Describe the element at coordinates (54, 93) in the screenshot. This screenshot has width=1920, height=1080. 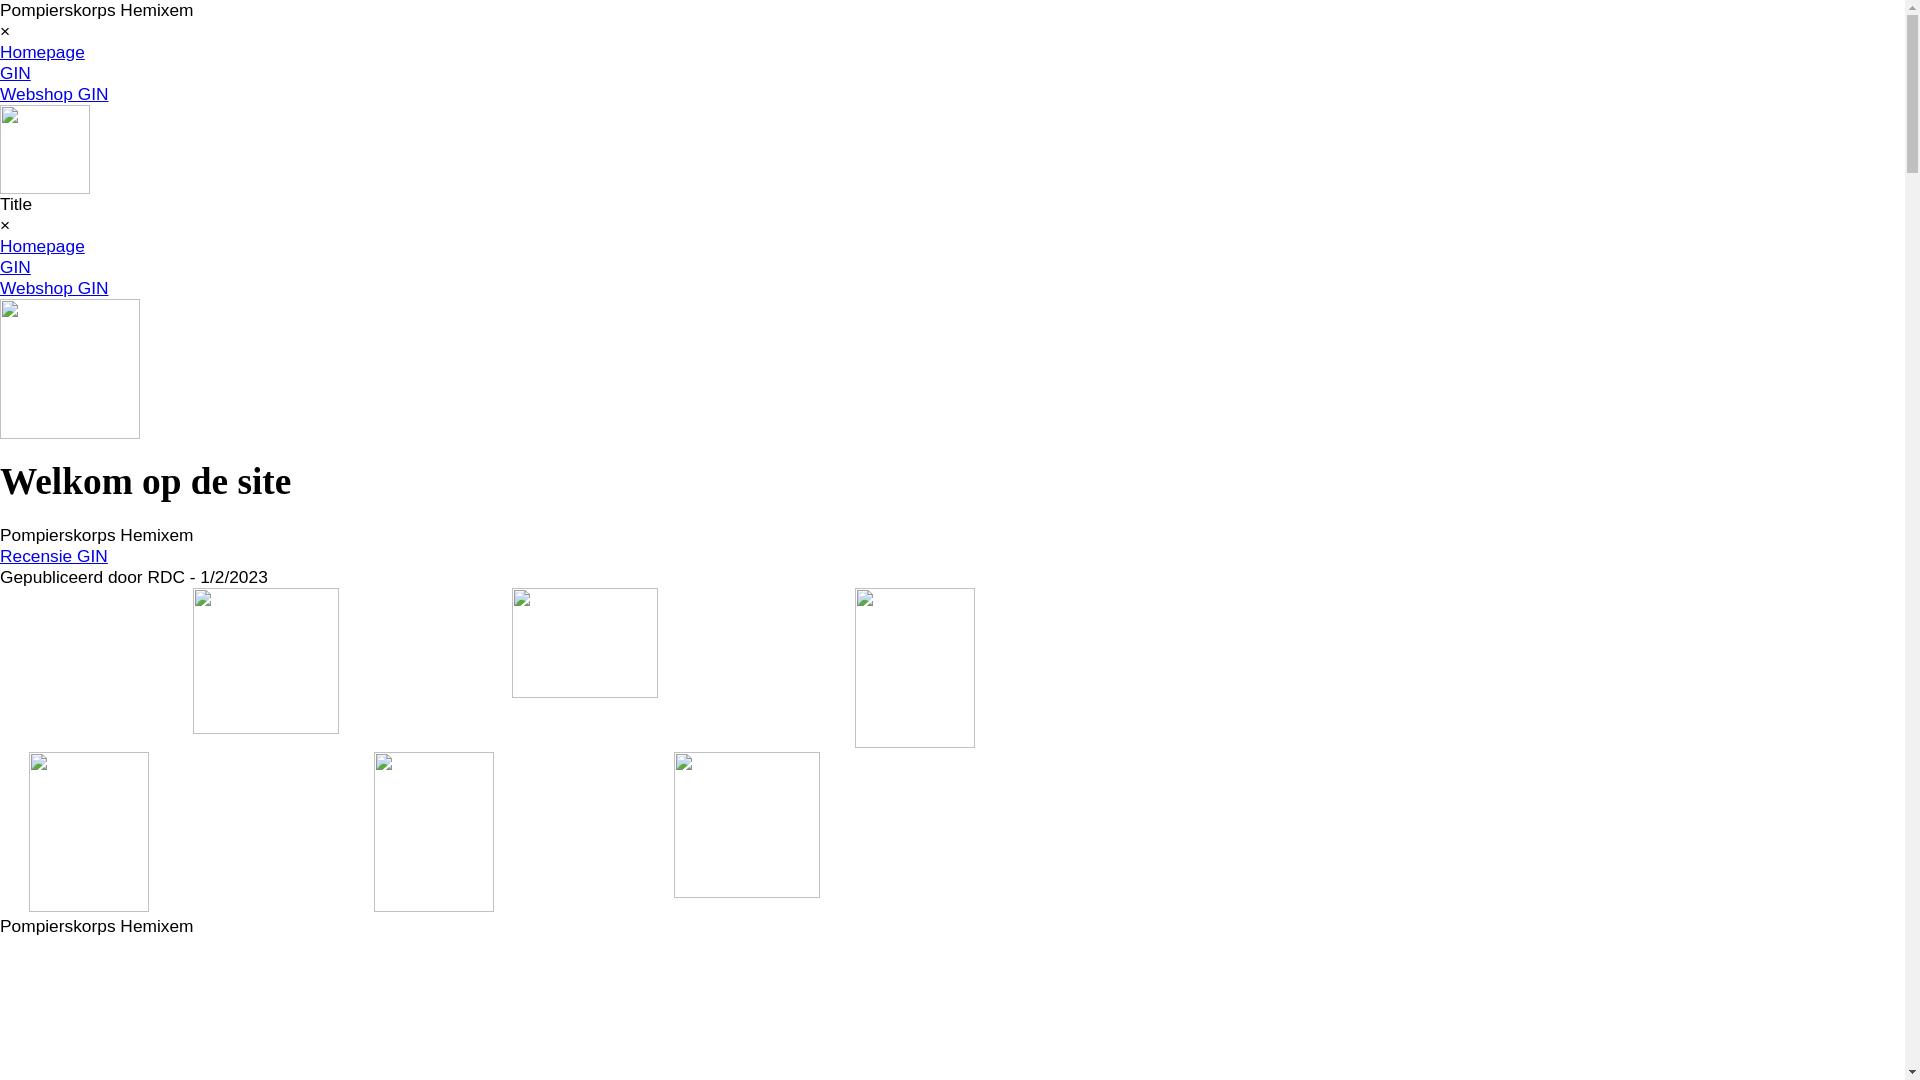
I see `'Webshop GIN'` at that location.